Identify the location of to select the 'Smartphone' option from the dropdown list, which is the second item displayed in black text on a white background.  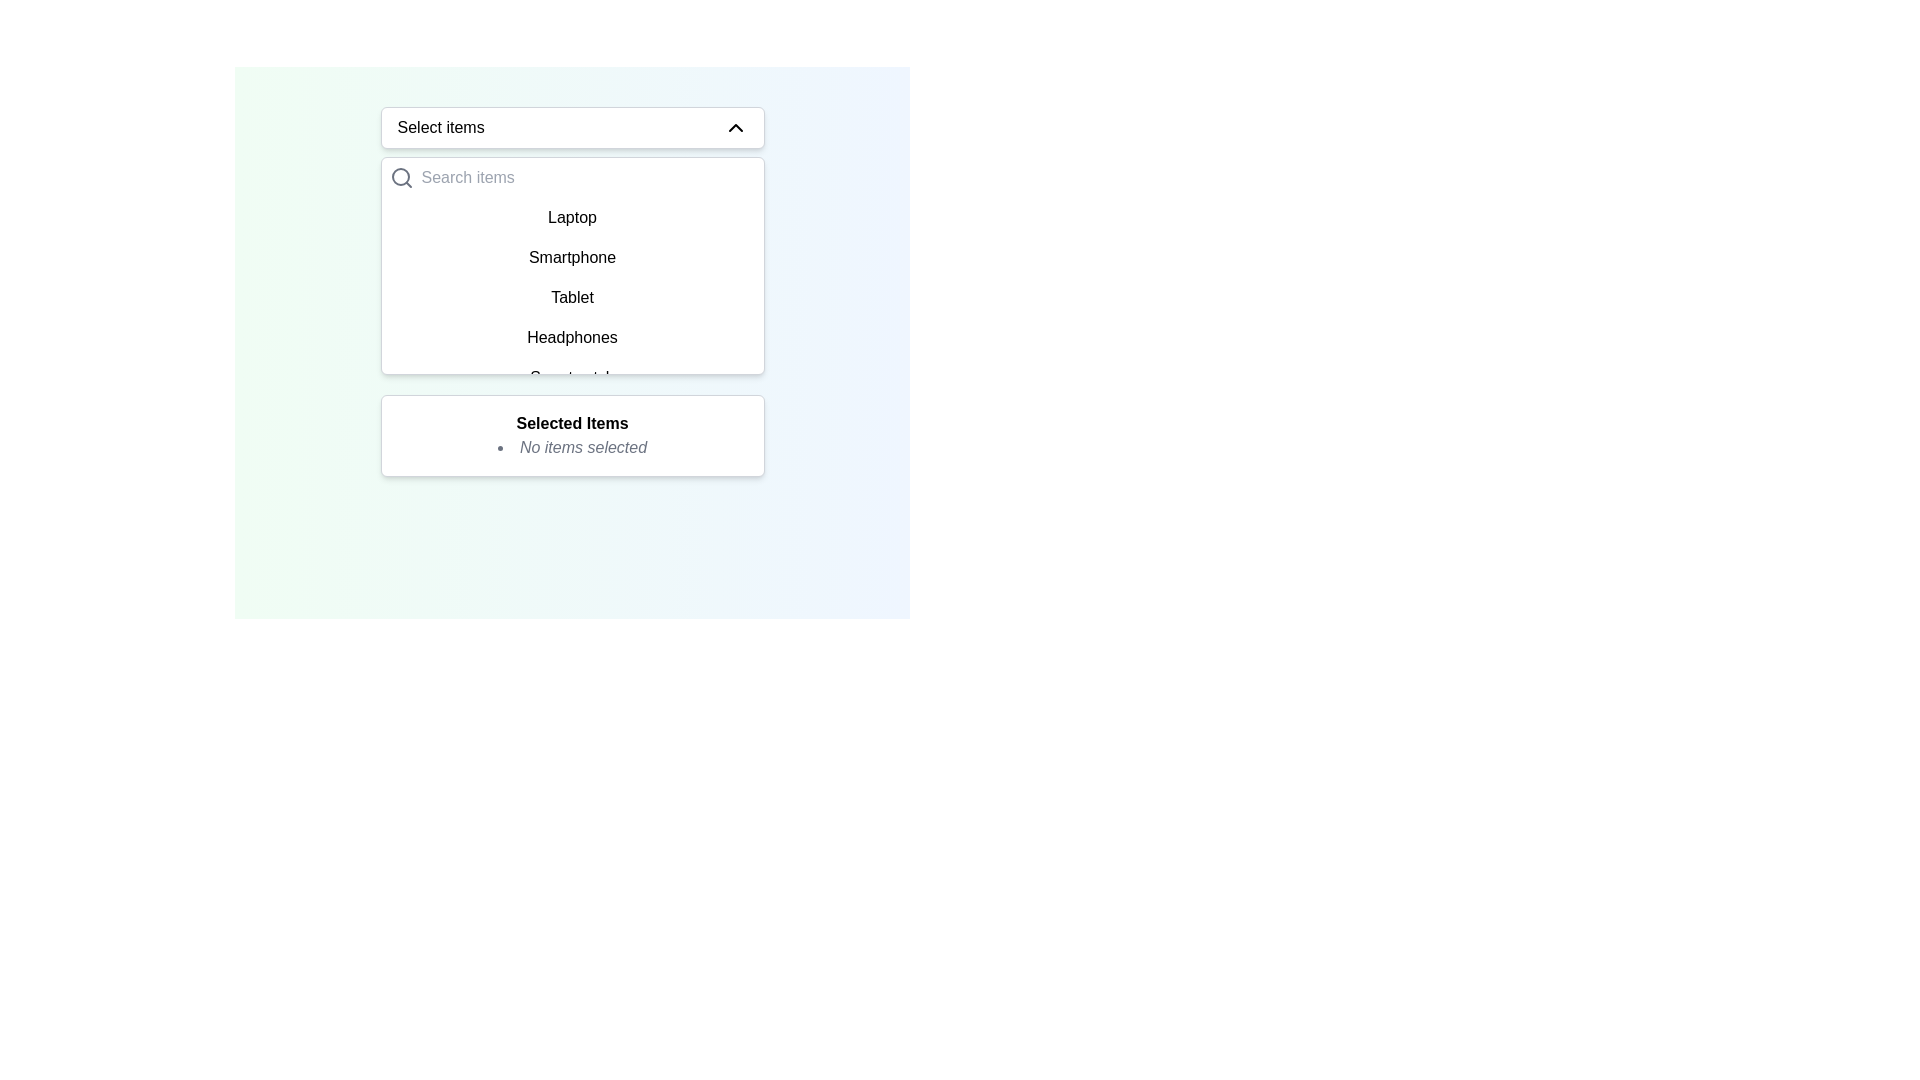
(571, 257).